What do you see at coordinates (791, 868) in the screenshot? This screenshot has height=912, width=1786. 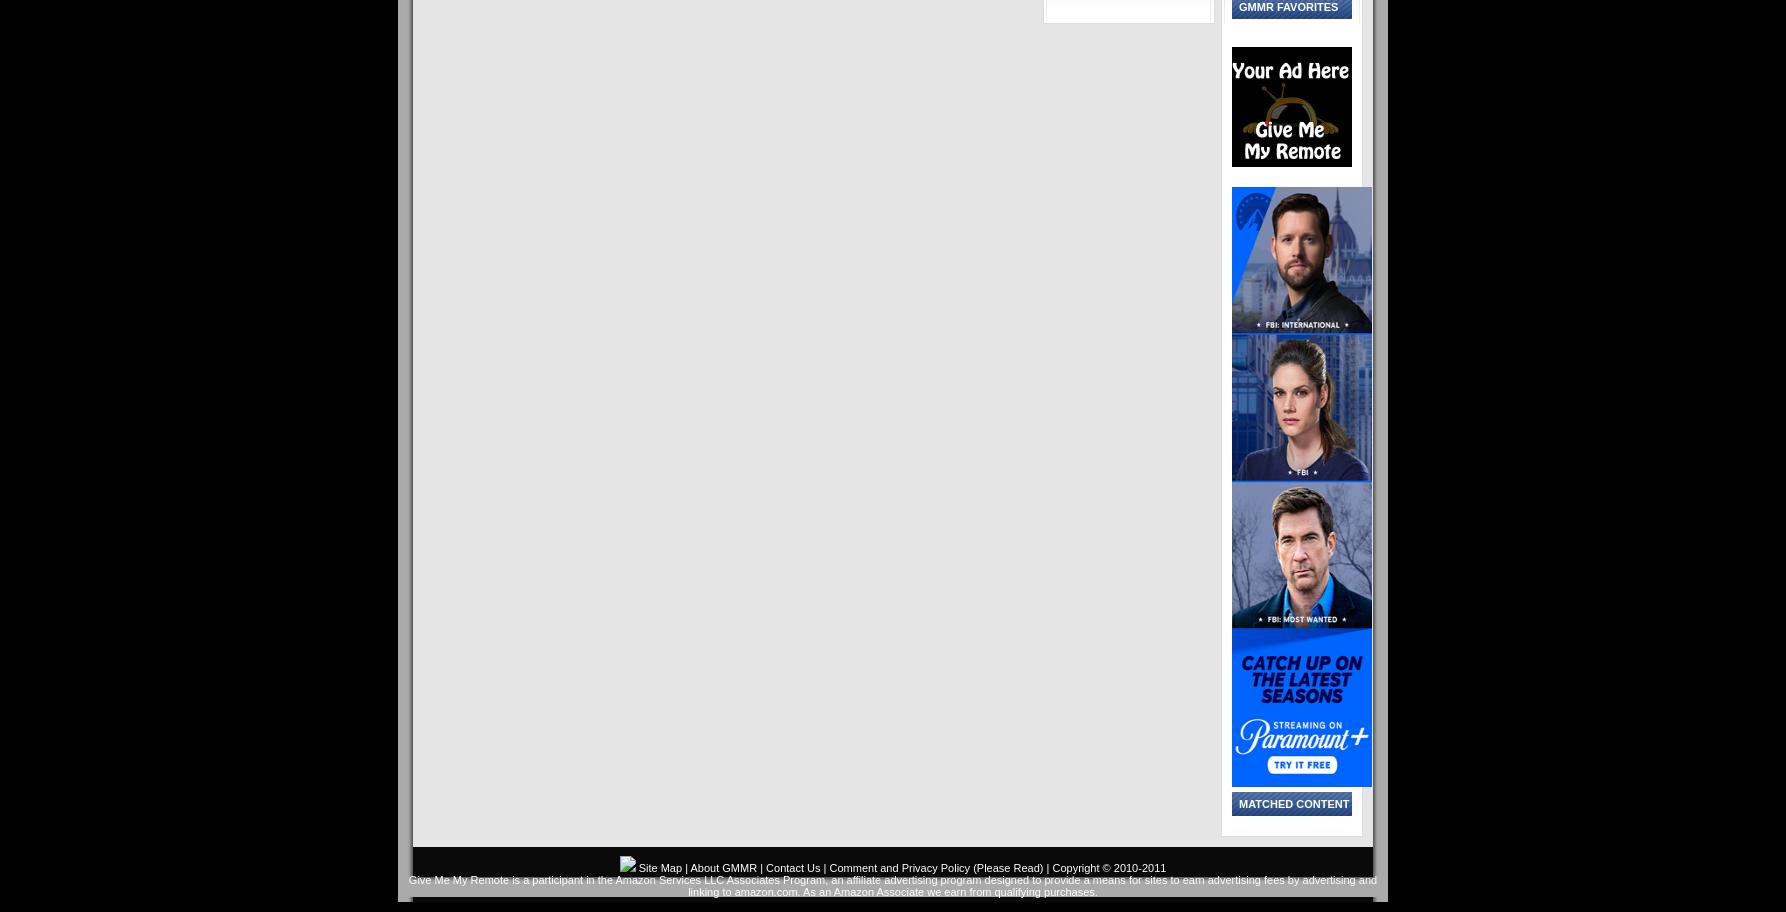 I see `'Contact Us'` at bounding box center [791, 868].